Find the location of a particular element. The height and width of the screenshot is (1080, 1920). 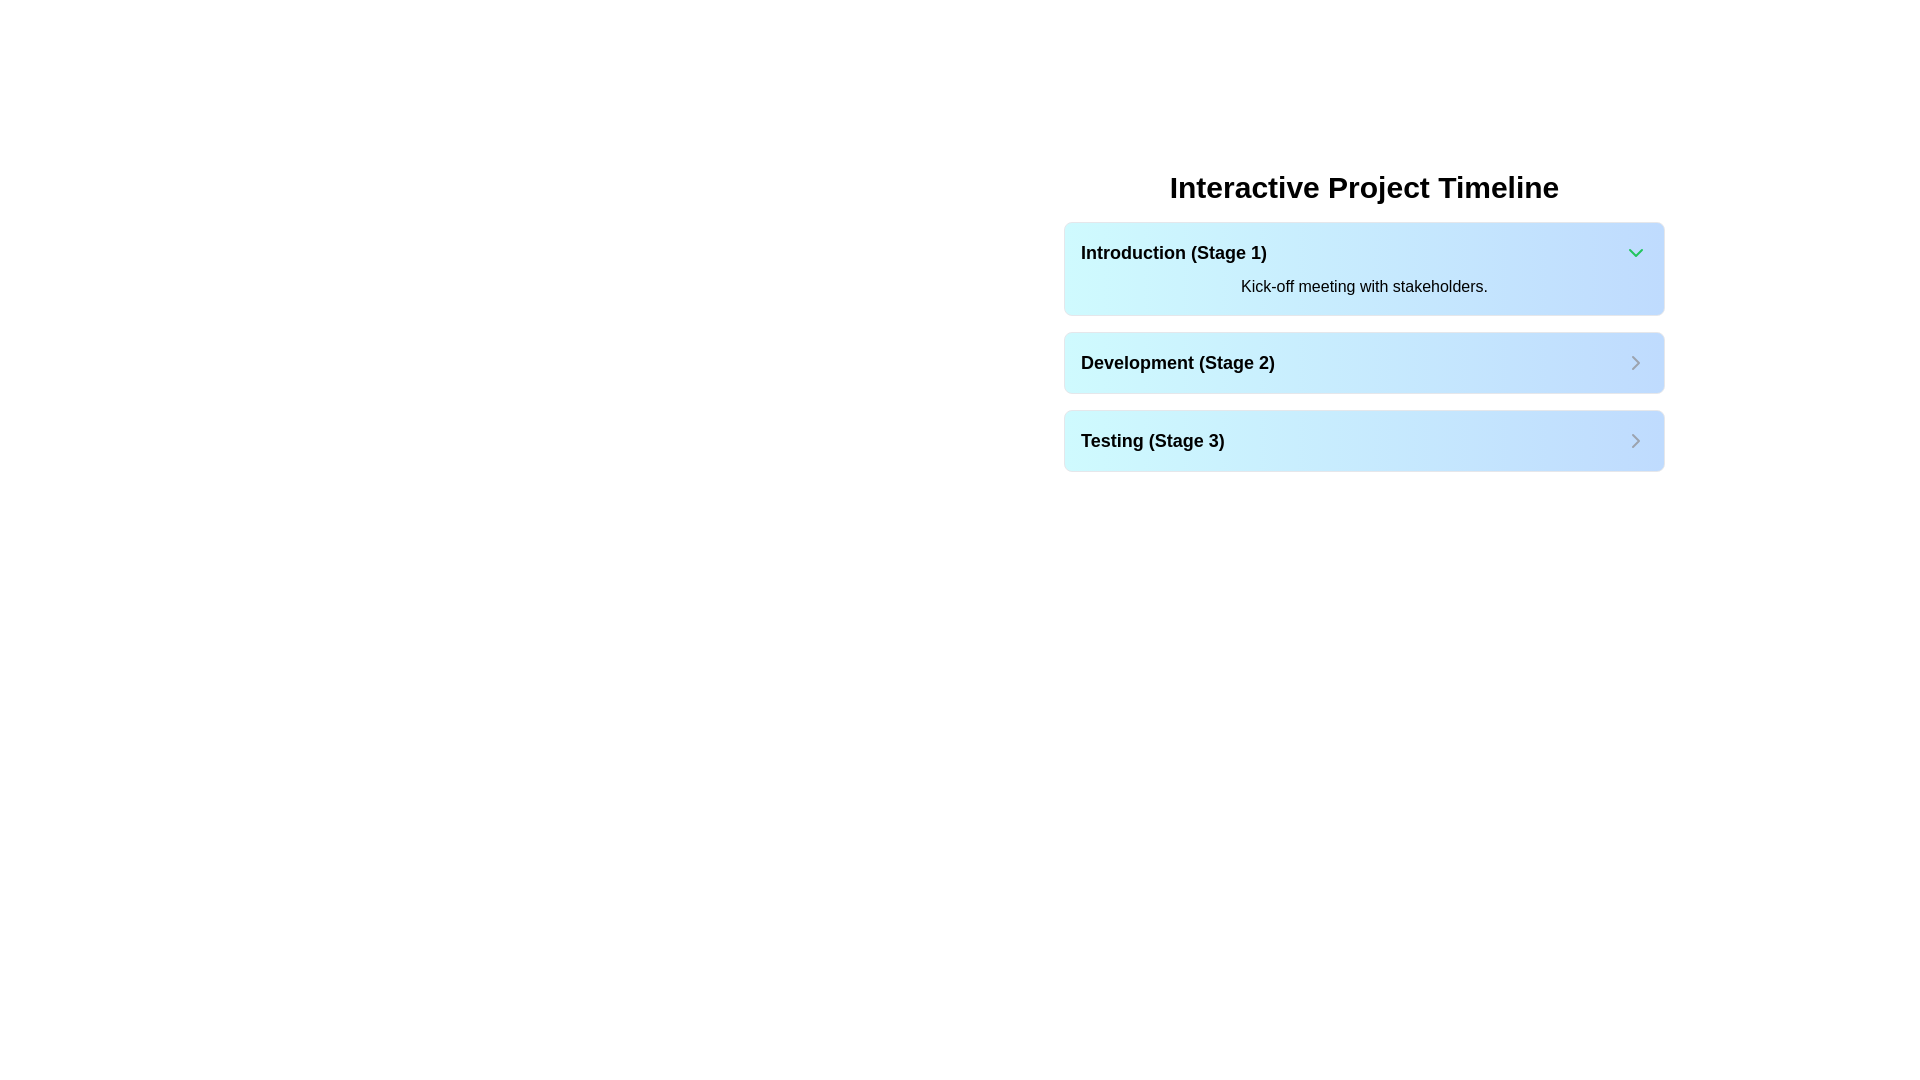

static text 'Development (Stage 2)' which is styled with a bold font on a light blue rectangular background is located at coordinates (1178, 362).